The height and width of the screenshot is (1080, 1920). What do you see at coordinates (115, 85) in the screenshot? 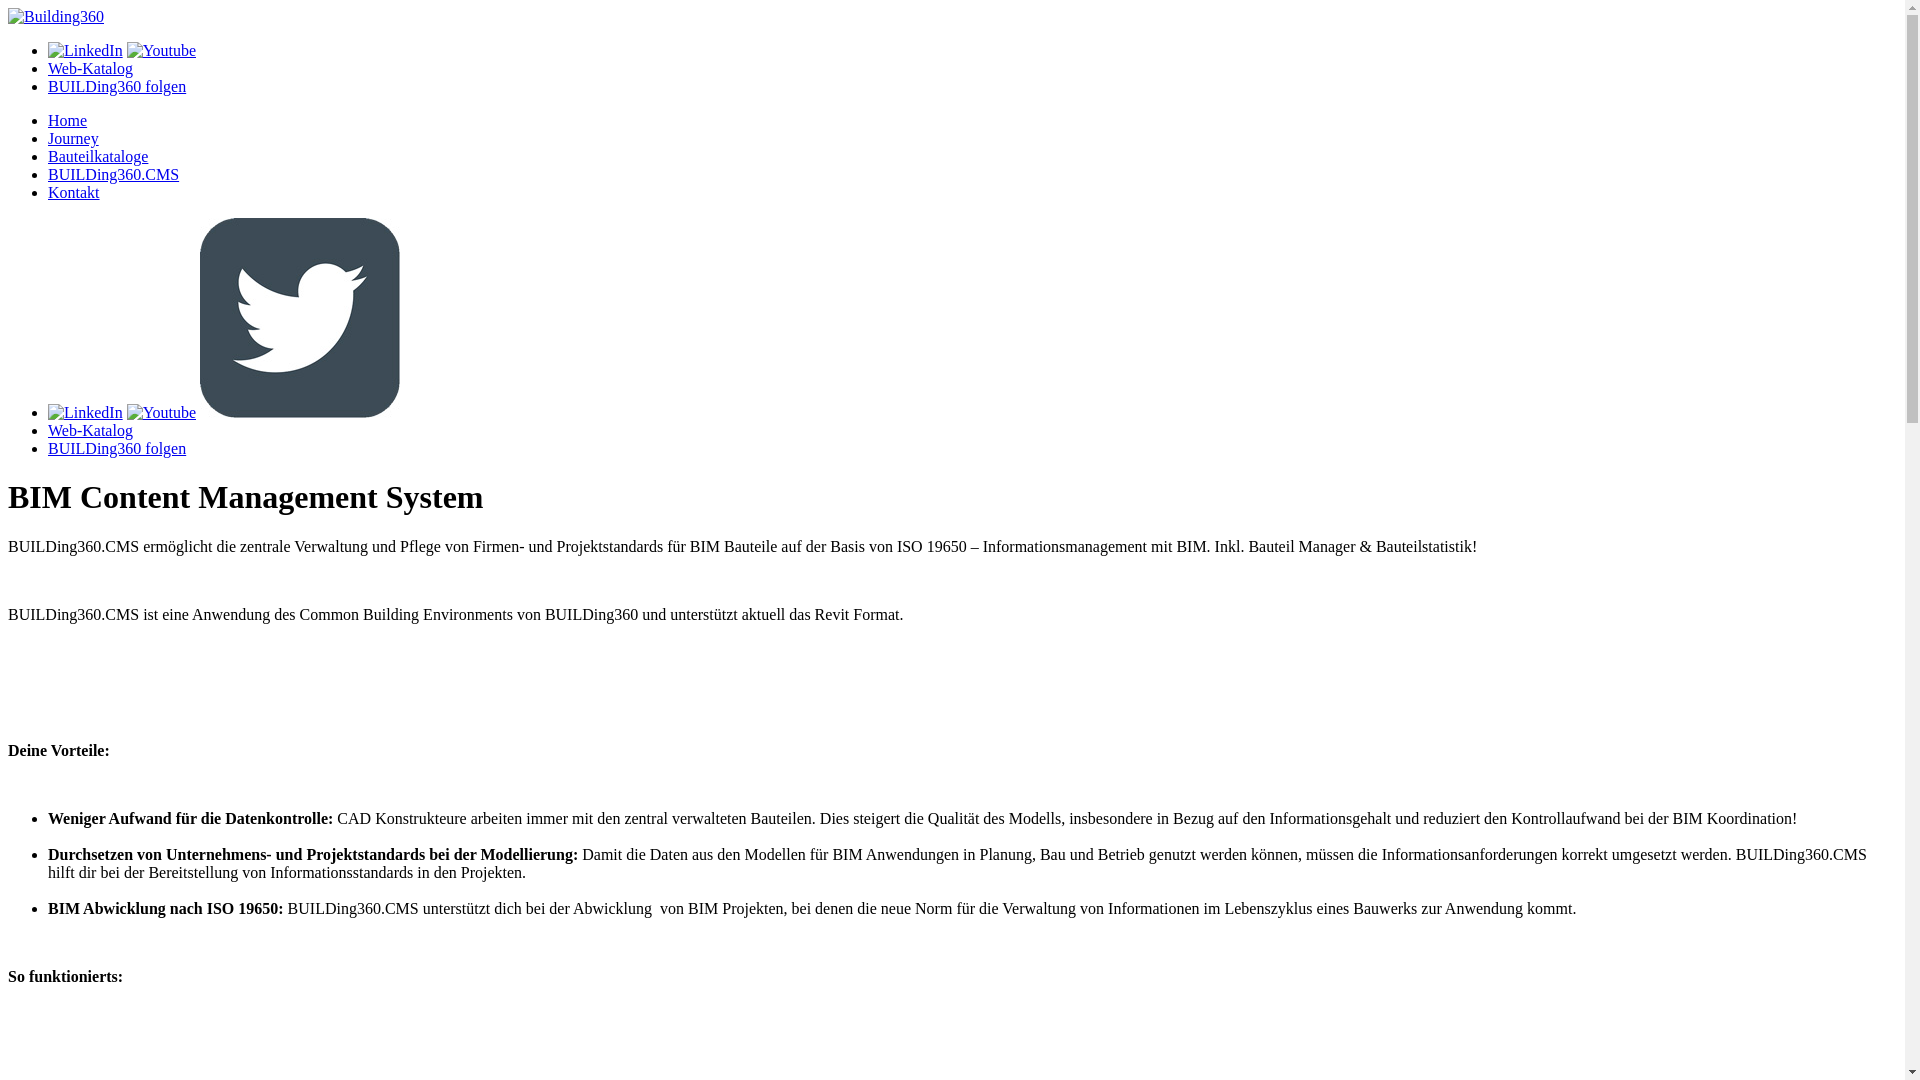
I see `'BUILDing360 folgen'` at bounding box center [115, 85].